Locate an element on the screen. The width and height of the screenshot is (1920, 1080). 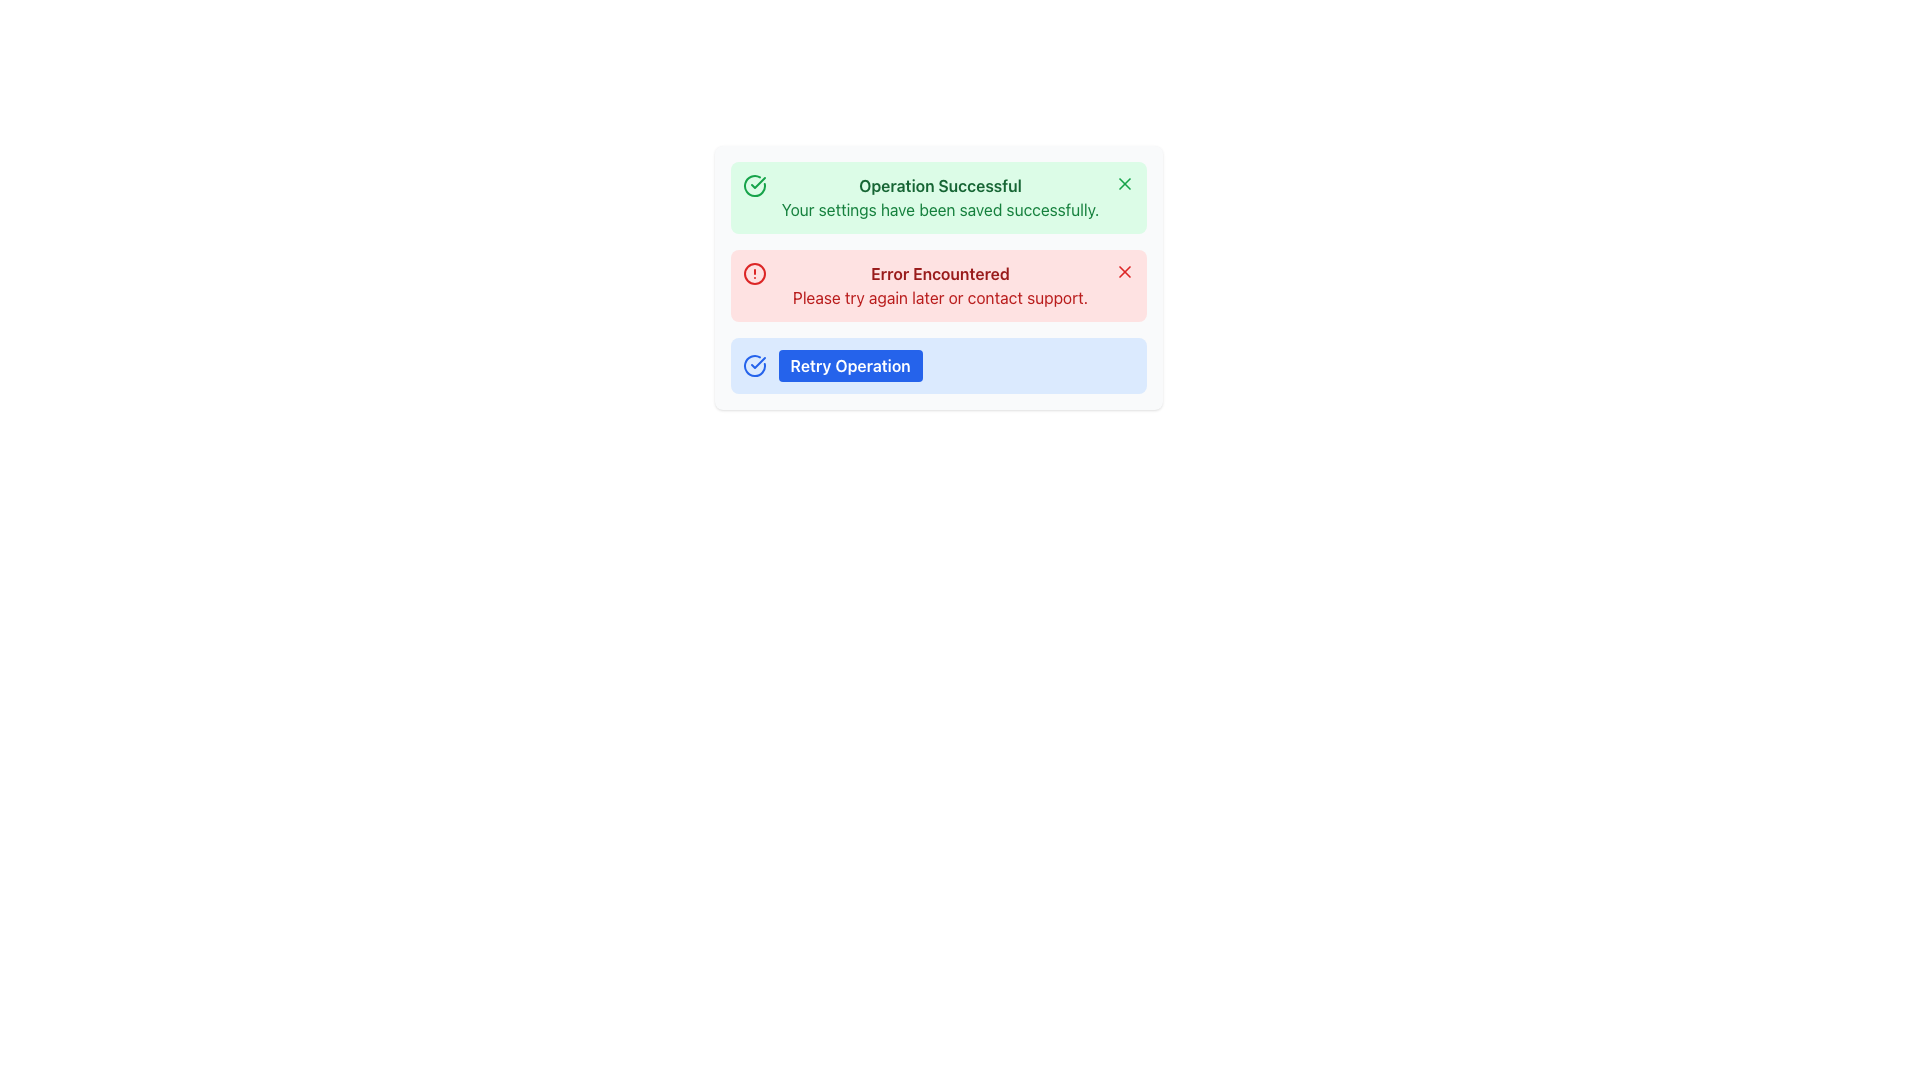
the circular icon with a green stroke and checkmark, indicating a positive action, located at the top-left corner of the green notification box next to the title 'Operation Successful' is located at coordinates (753, 185).